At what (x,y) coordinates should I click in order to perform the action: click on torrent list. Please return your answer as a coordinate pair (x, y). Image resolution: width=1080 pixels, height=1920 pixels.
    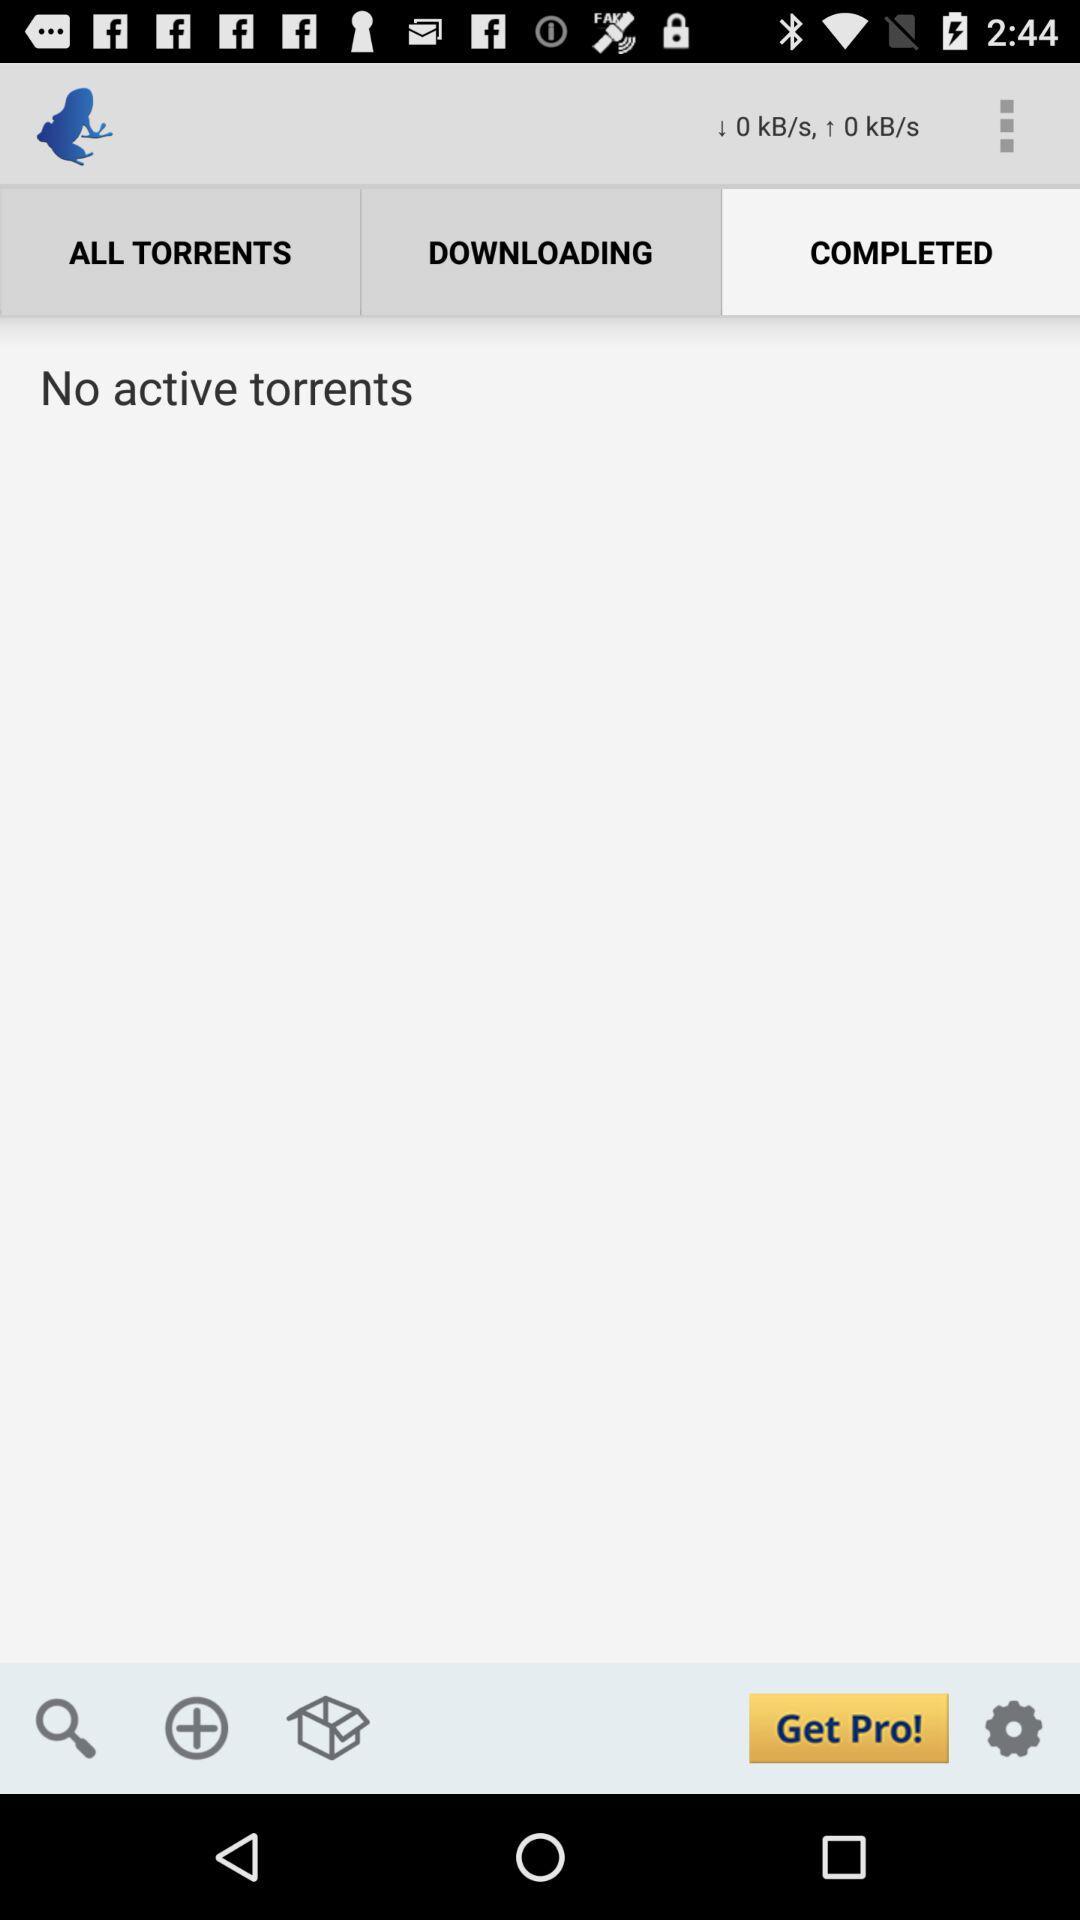
    Looking at the image, I should click on (540, 1059).